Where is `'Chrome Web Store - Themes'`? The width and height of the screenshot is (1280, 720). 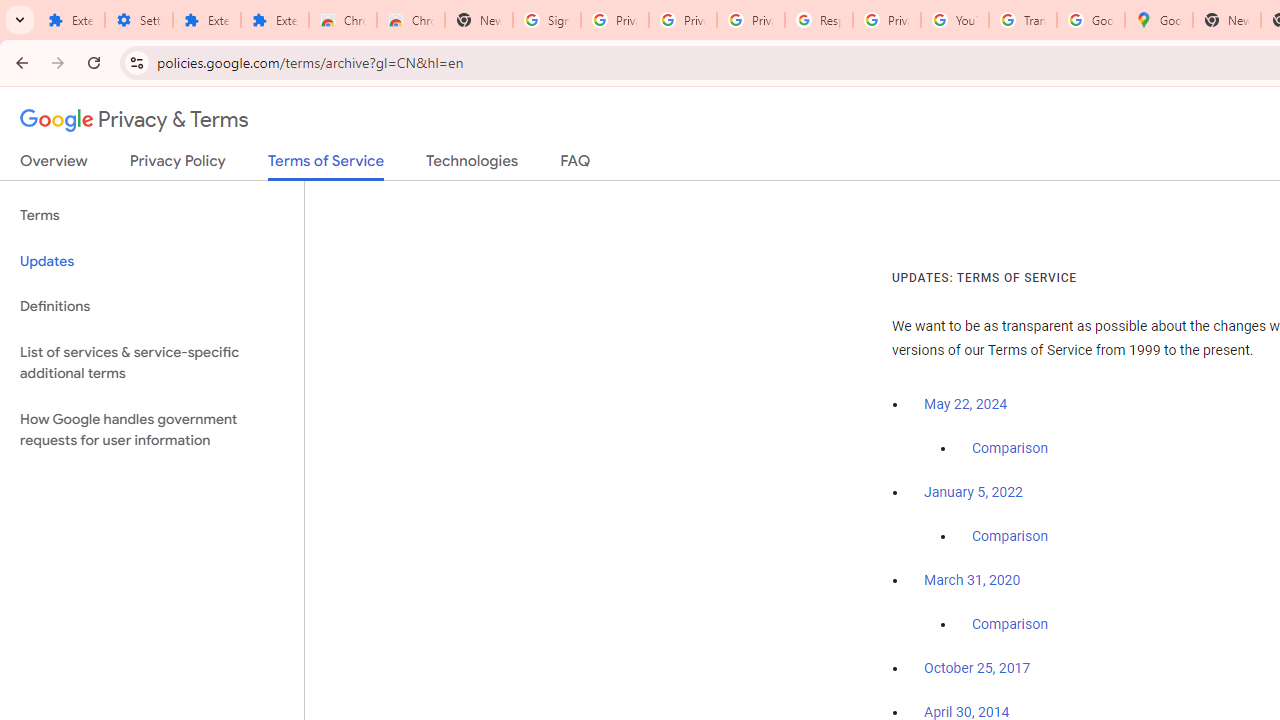
'Chrome Web Store - Themes' is located at coordinates (410, 20).